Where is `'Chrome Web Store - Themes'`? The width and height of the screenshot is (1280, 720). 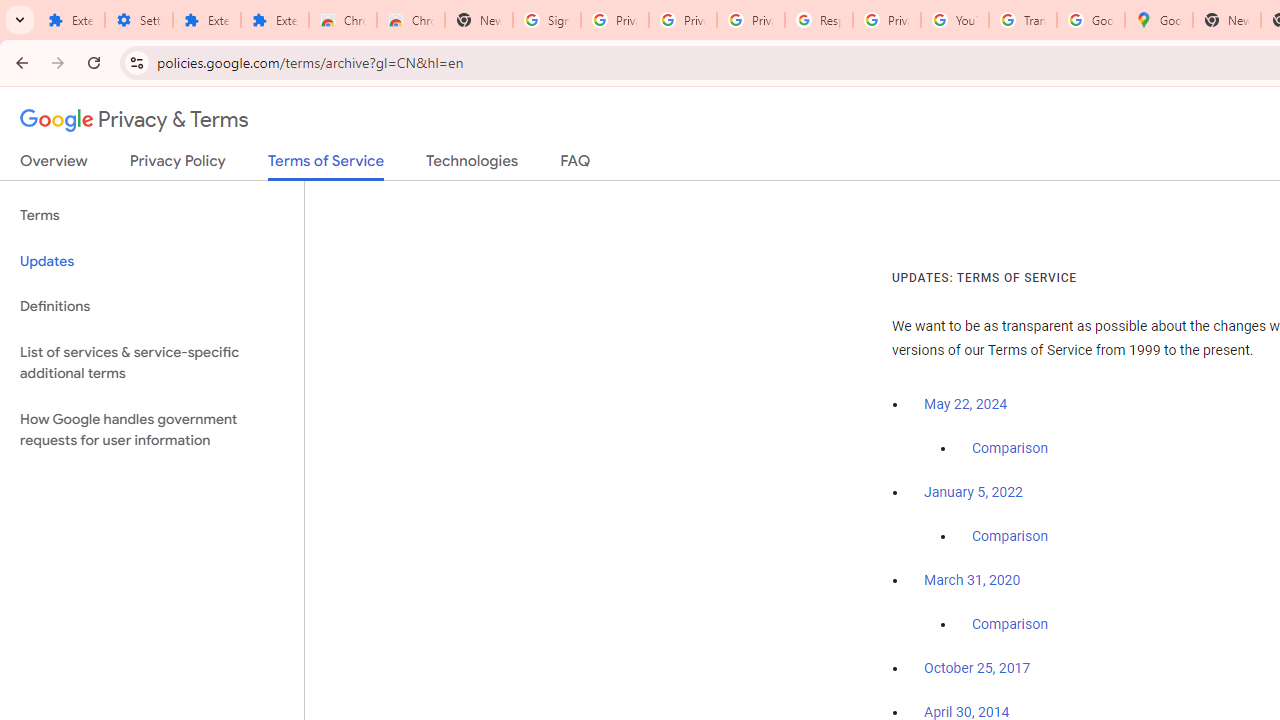
'Chrome Web Store - Themes' is located at coordinates (410, 20).